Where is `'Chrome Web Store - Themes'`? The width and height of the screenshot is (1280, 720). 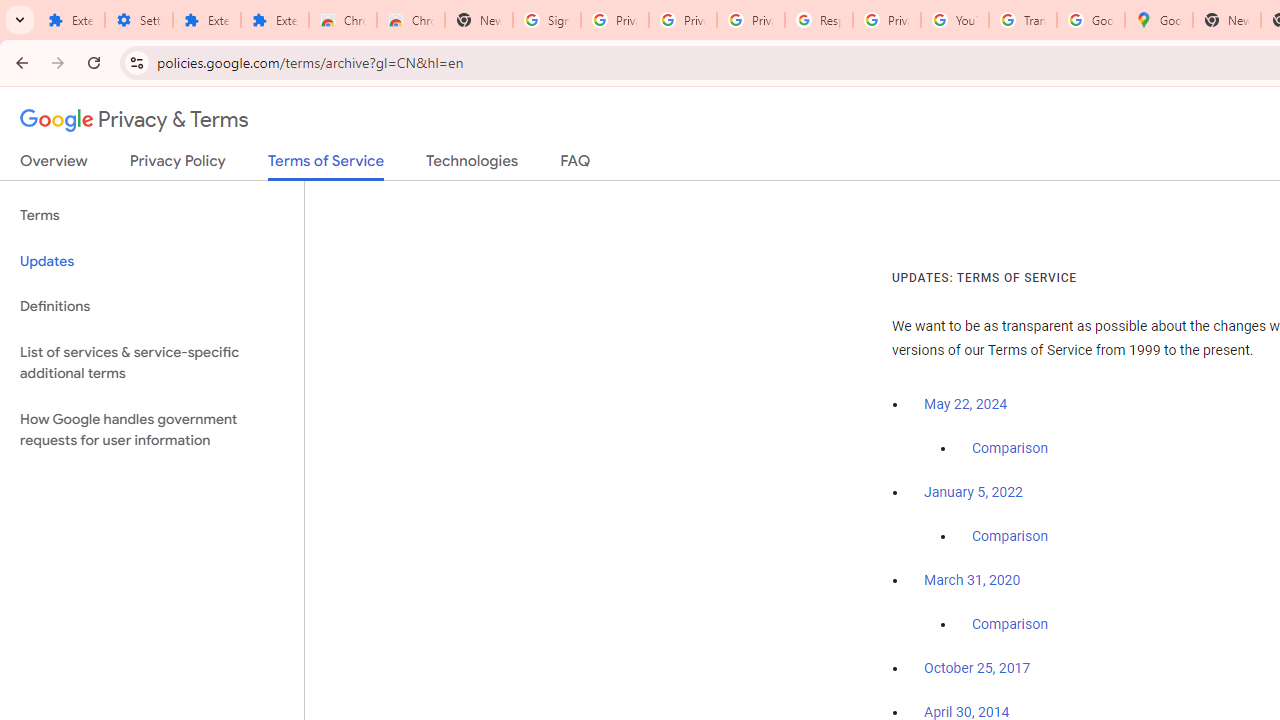
'Chrome Web Store - Themes' is located at coordinates (410, 20).